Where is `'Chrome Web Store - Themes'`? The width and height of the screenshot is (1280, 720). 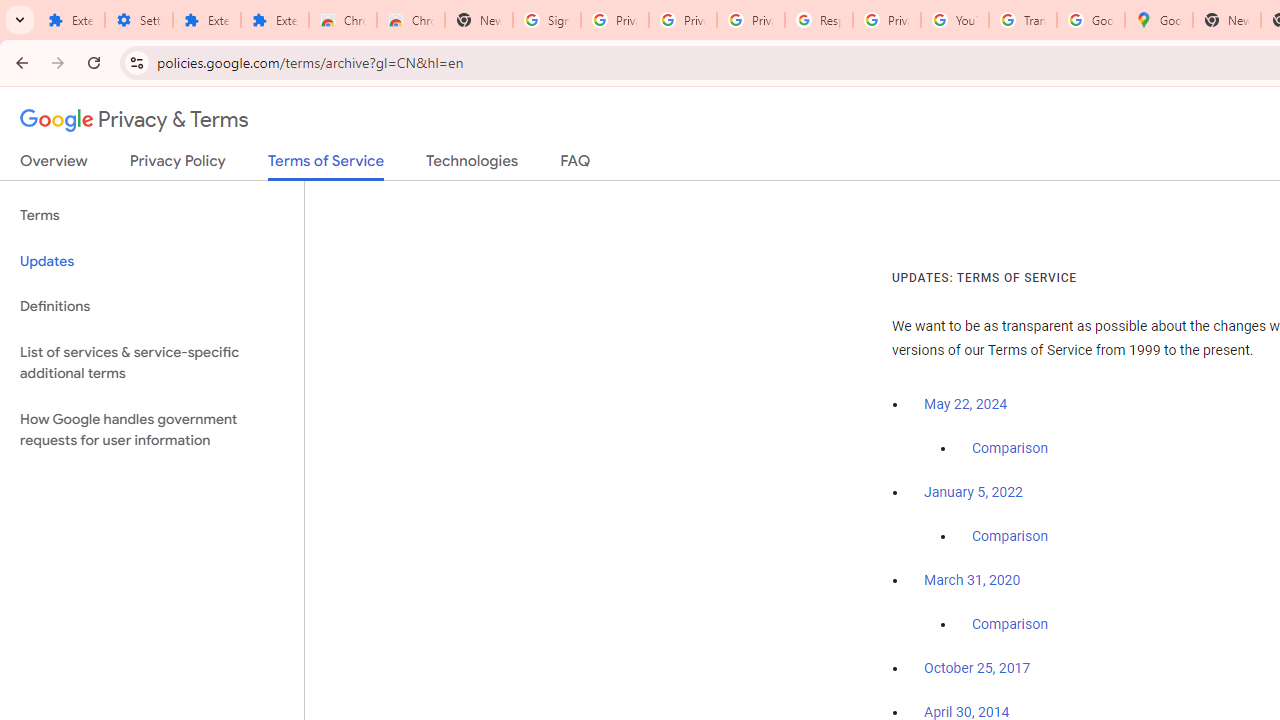
'Chrome Web Store - Themes' is located at coordinates (410, 20).